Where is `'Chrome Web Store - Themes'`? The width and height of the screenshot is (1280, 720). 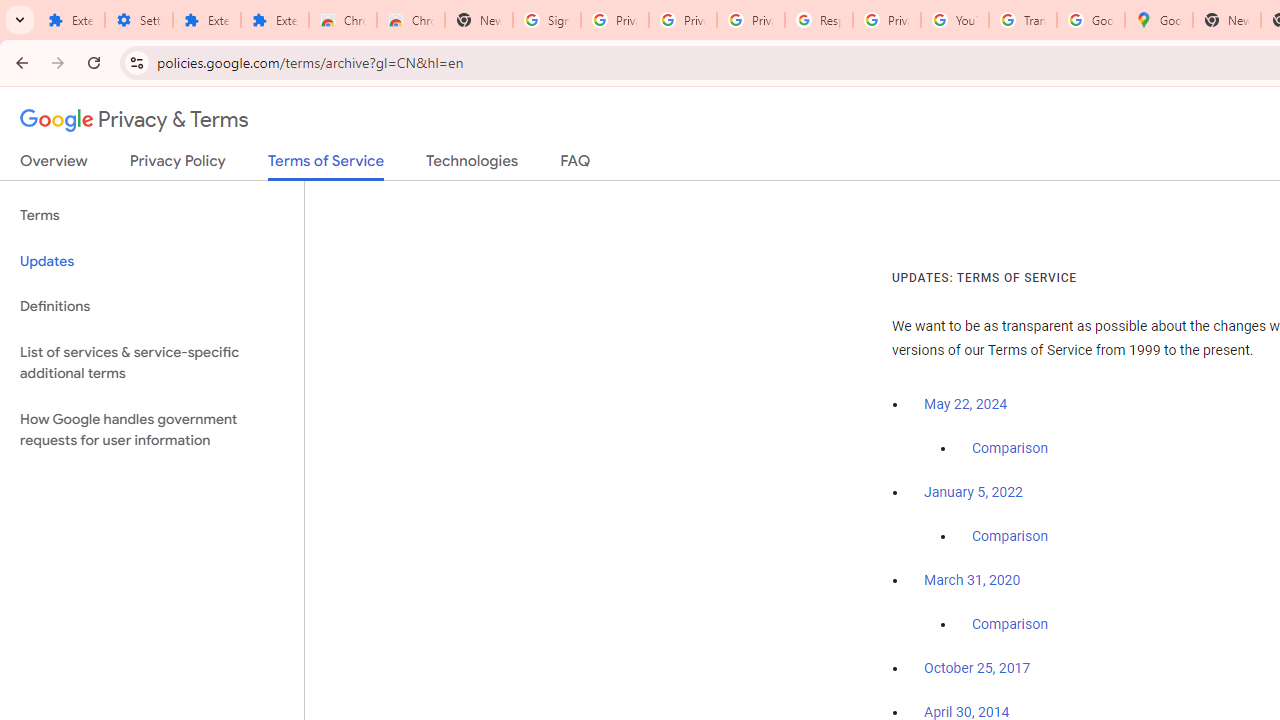
'Chrome Web Store - Themes' is located at coordinates (410, 20).